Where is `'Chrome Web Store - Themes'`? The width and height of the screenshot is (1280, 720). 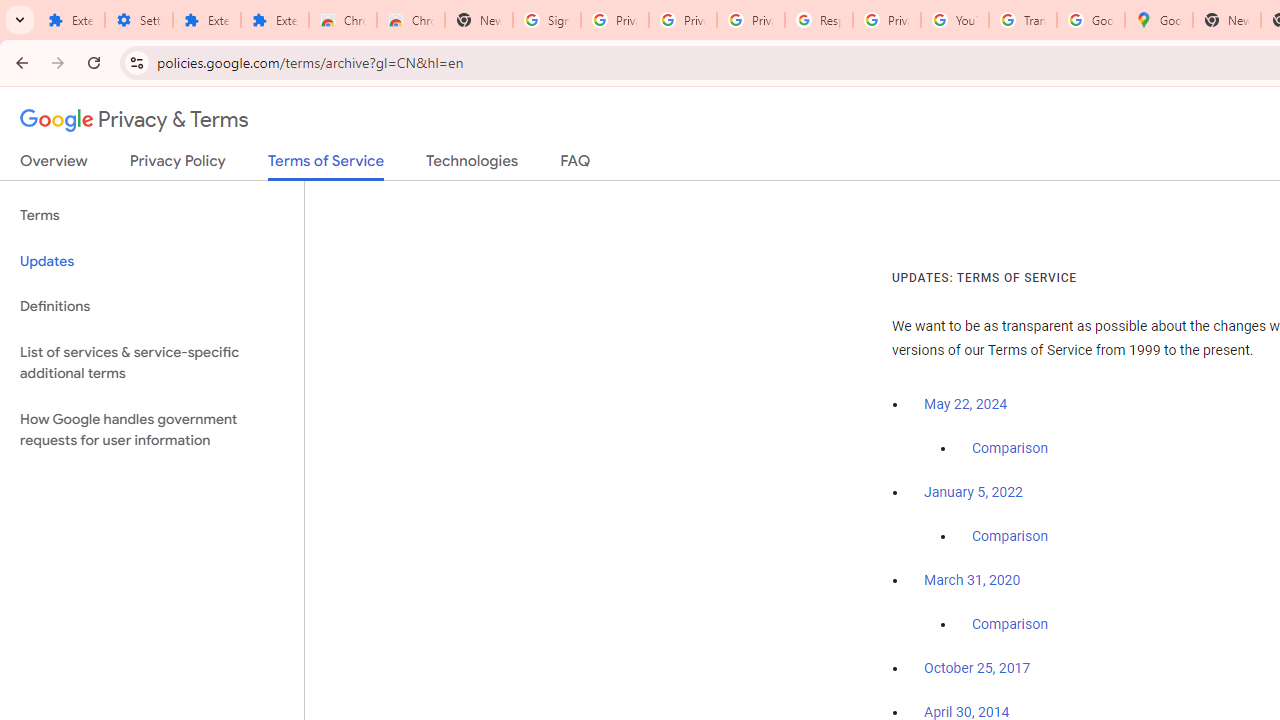
'Chrome Web Store - Themes' is located at coordinates (410, 20).